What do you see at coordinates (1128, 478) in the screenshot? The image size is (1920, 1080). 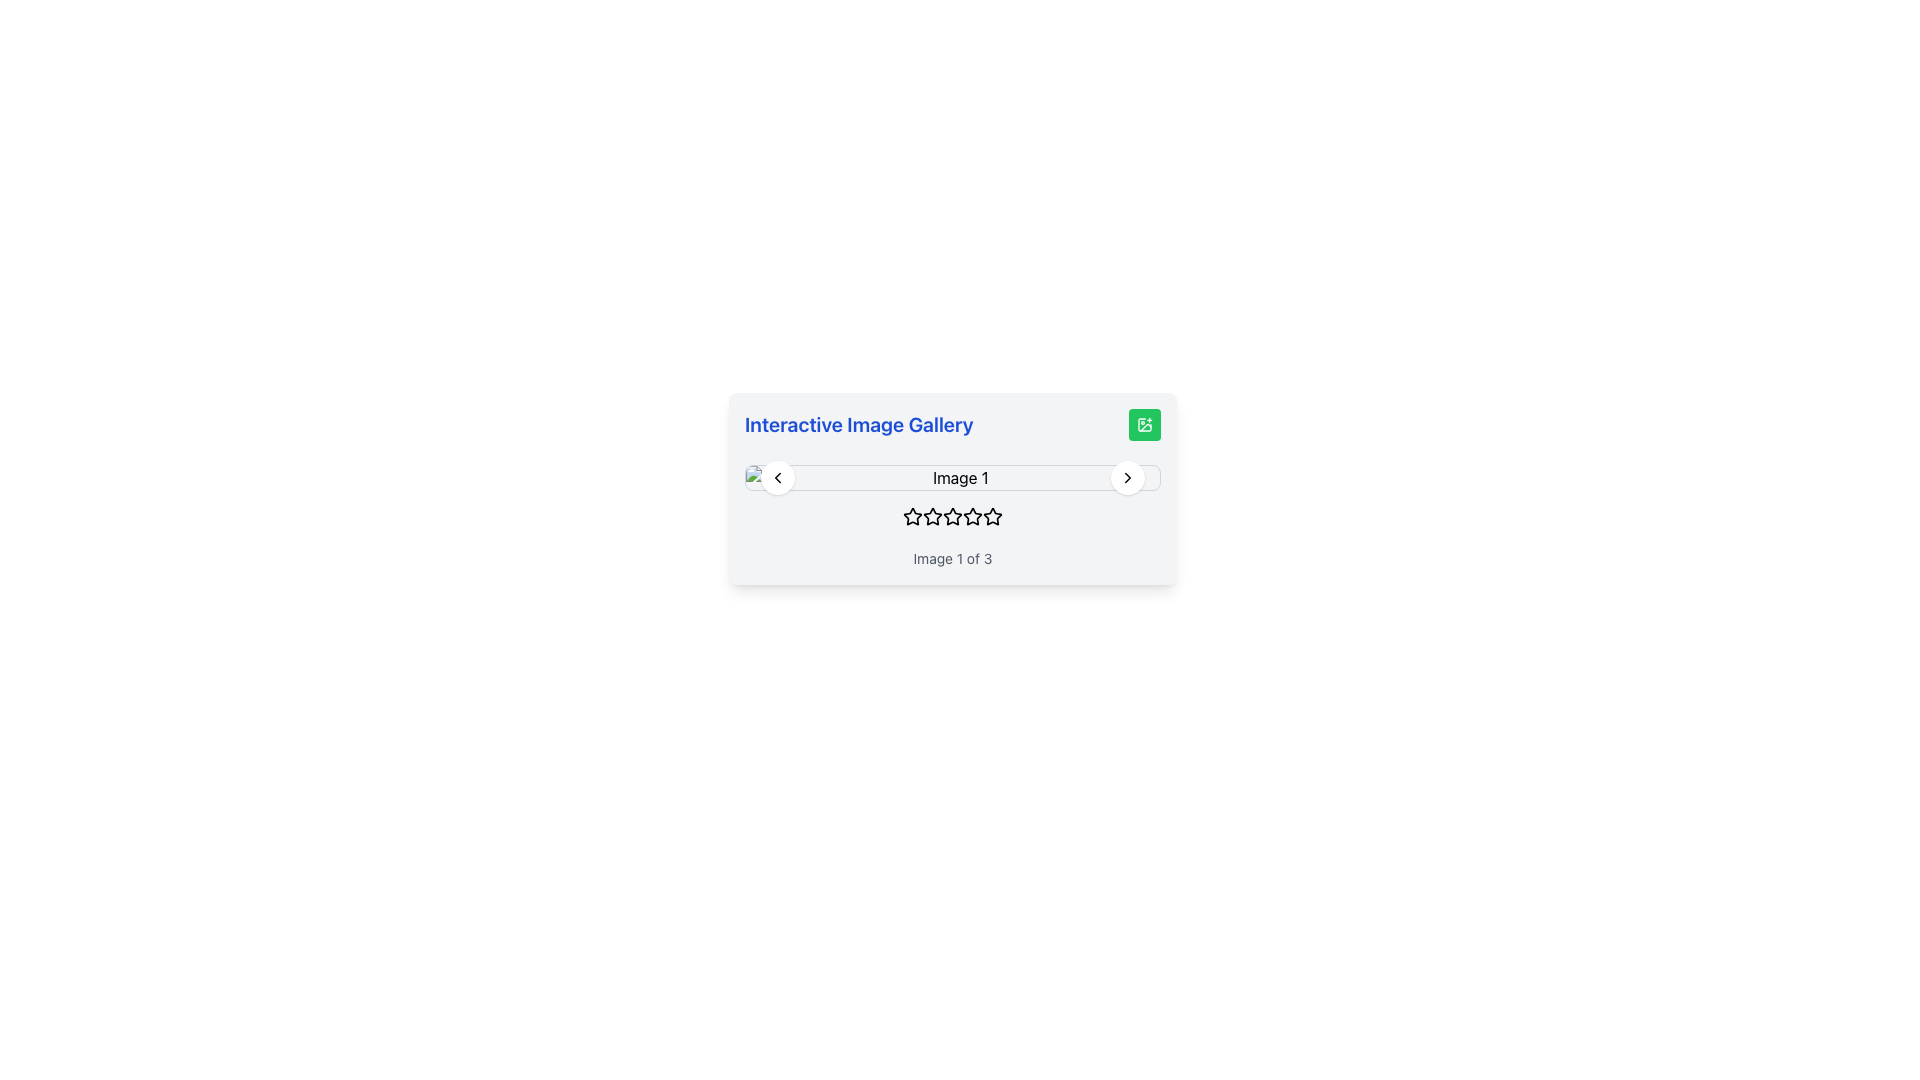 I see `the right-pointing chevron icon in the navigation control` at bounding box center [1128, 478].